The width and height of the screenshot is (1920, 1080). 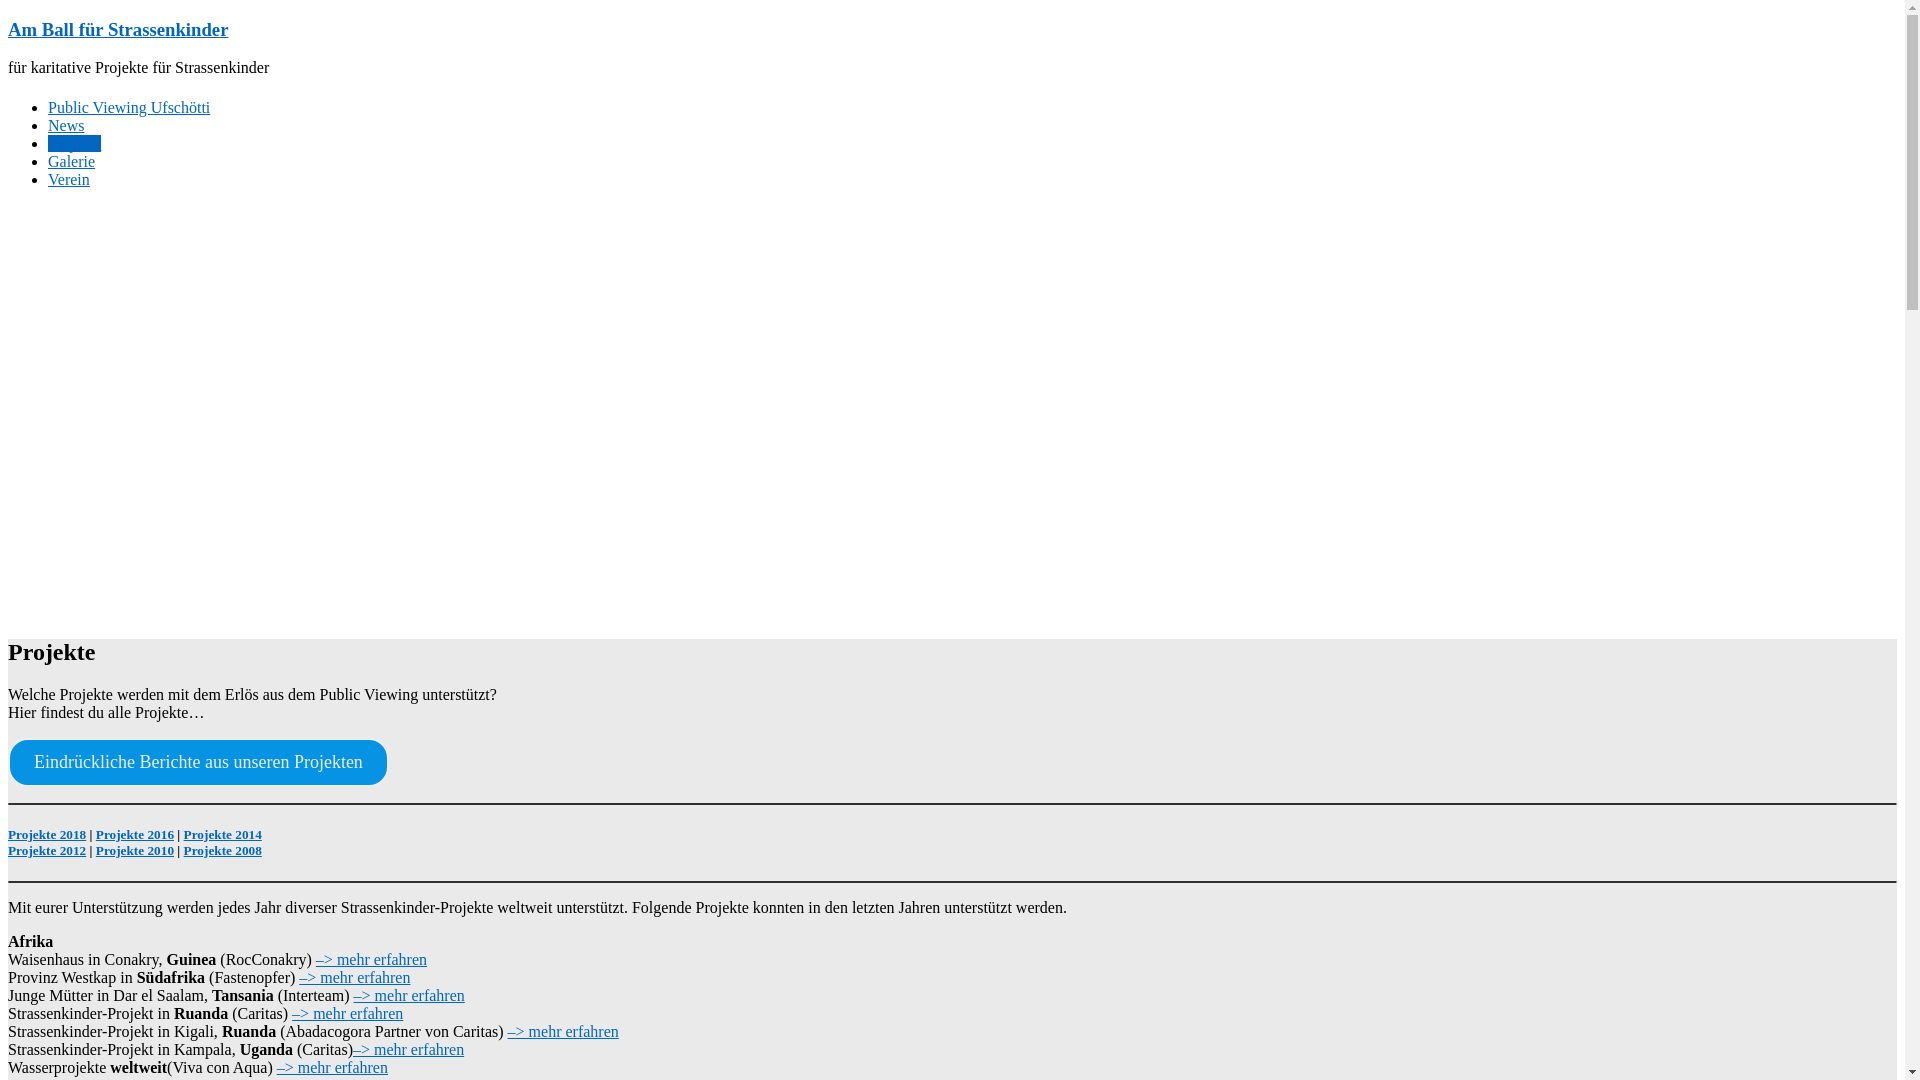 What do you see at coordinates (6, 18) in the screenshot?
I see `'Zum Inhalt springen'` at bounding box center [6, 18].